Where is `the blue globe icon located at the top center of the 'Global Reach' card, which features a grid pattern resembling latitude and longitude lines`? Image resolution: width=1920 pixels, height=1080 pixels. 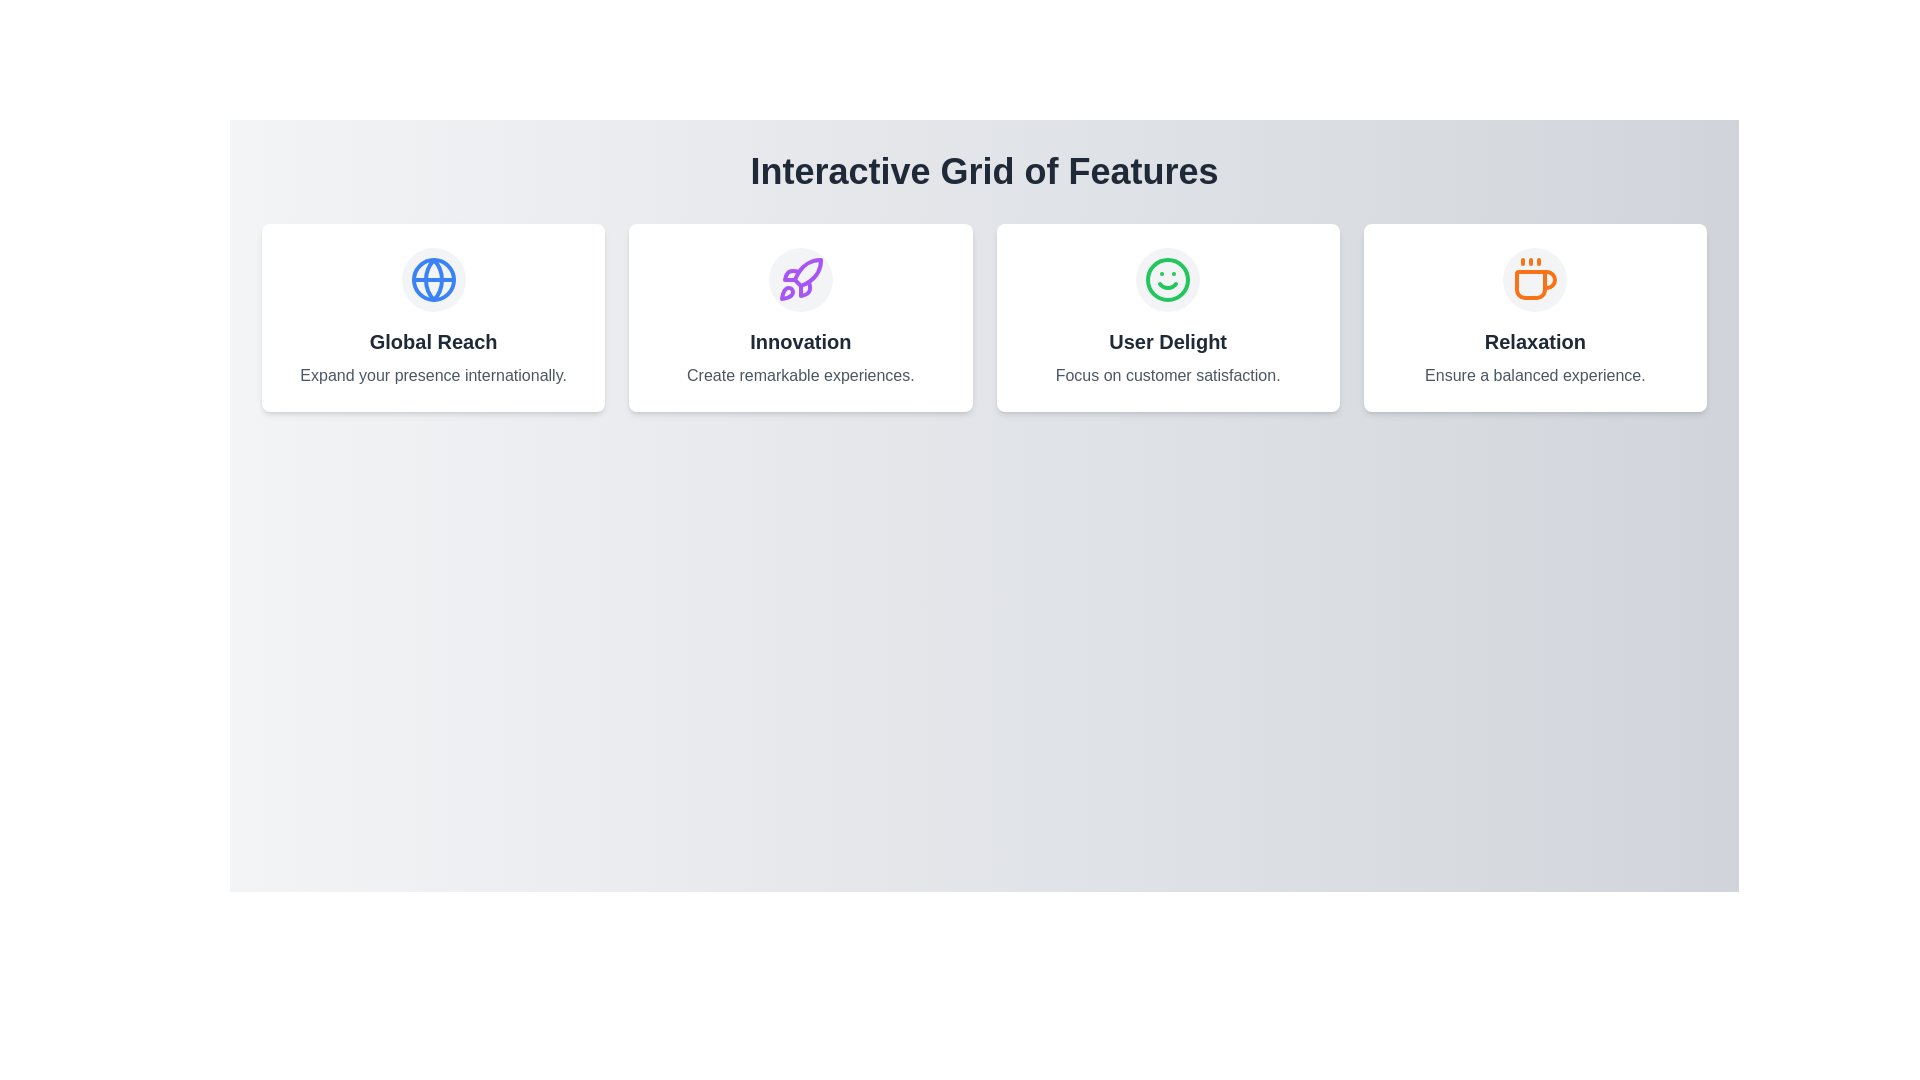
the blue globe icon located at the top center of the 'Global Reach' card, which features a grid pattern resembling latitude and longitude lines is located at coordinates (432, 280).